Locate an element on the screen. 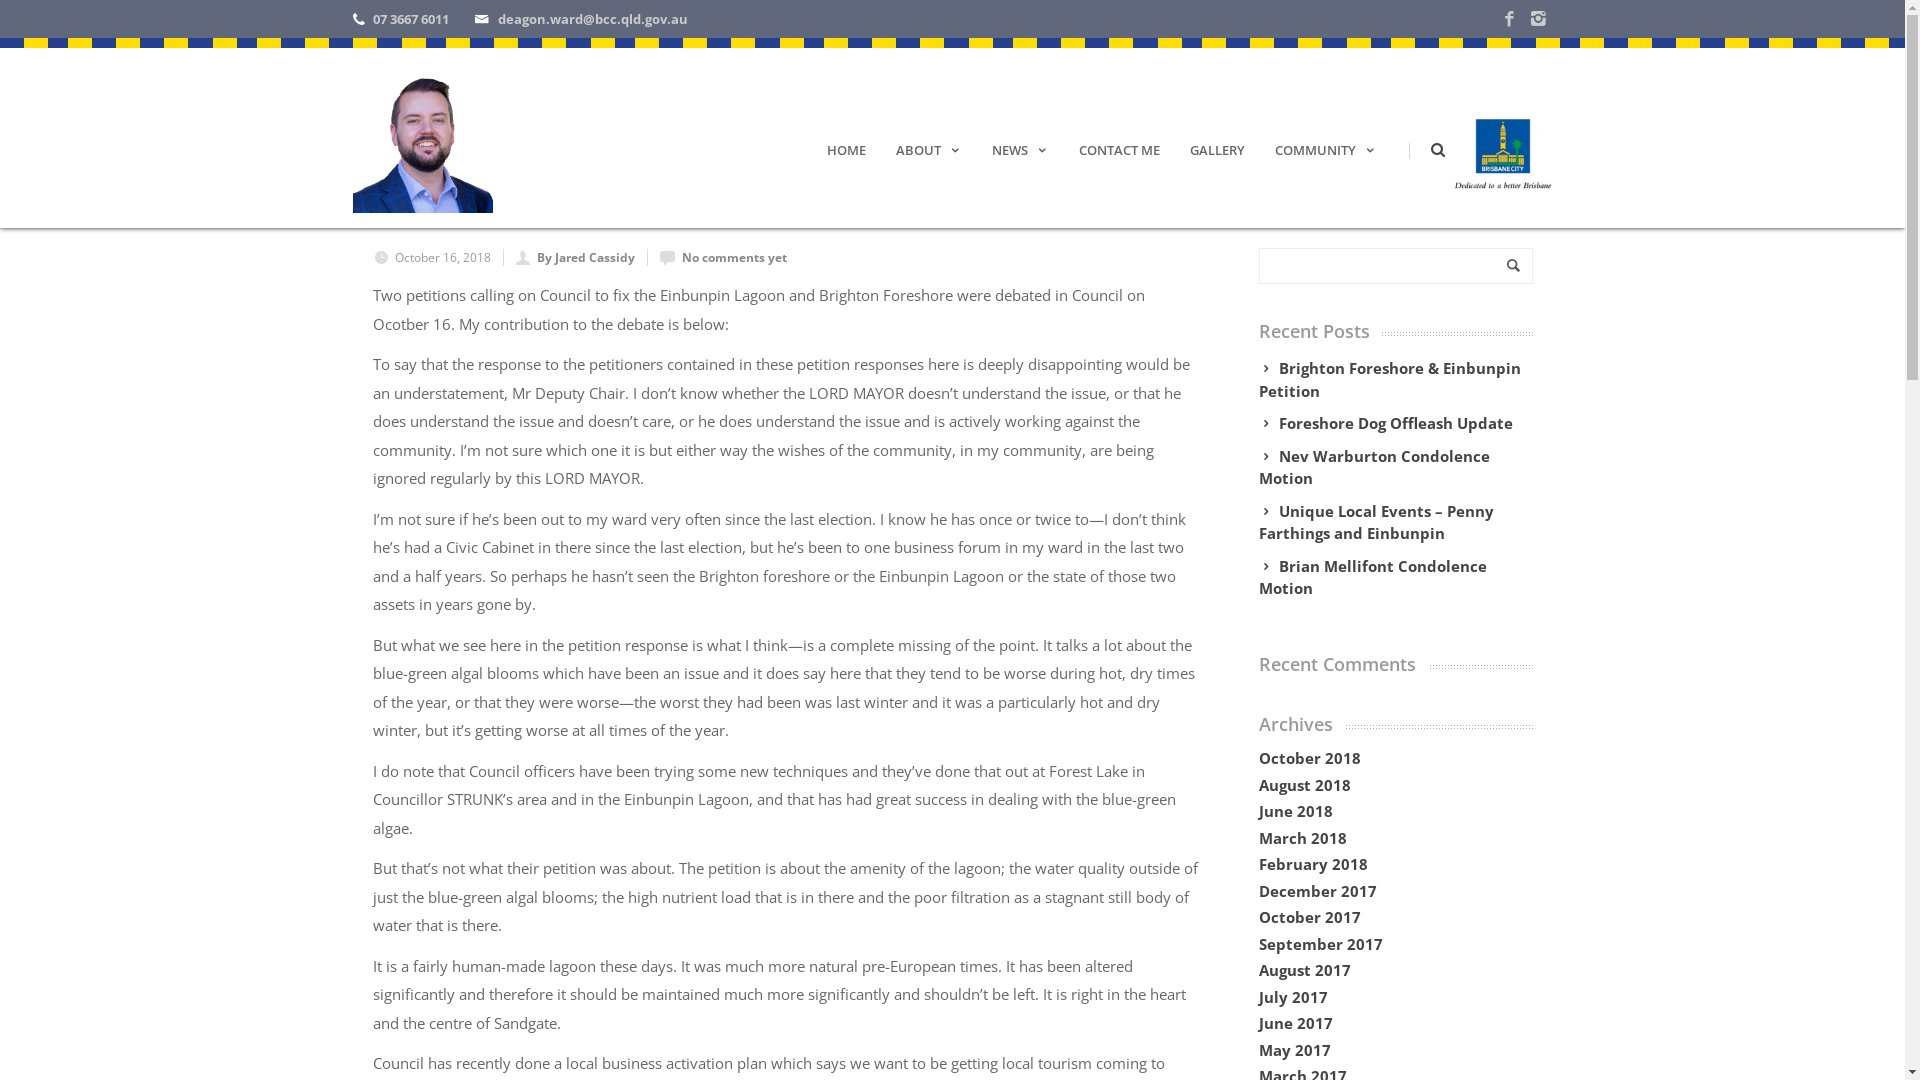  'Instagram' is located at coordinates (1537, 19).